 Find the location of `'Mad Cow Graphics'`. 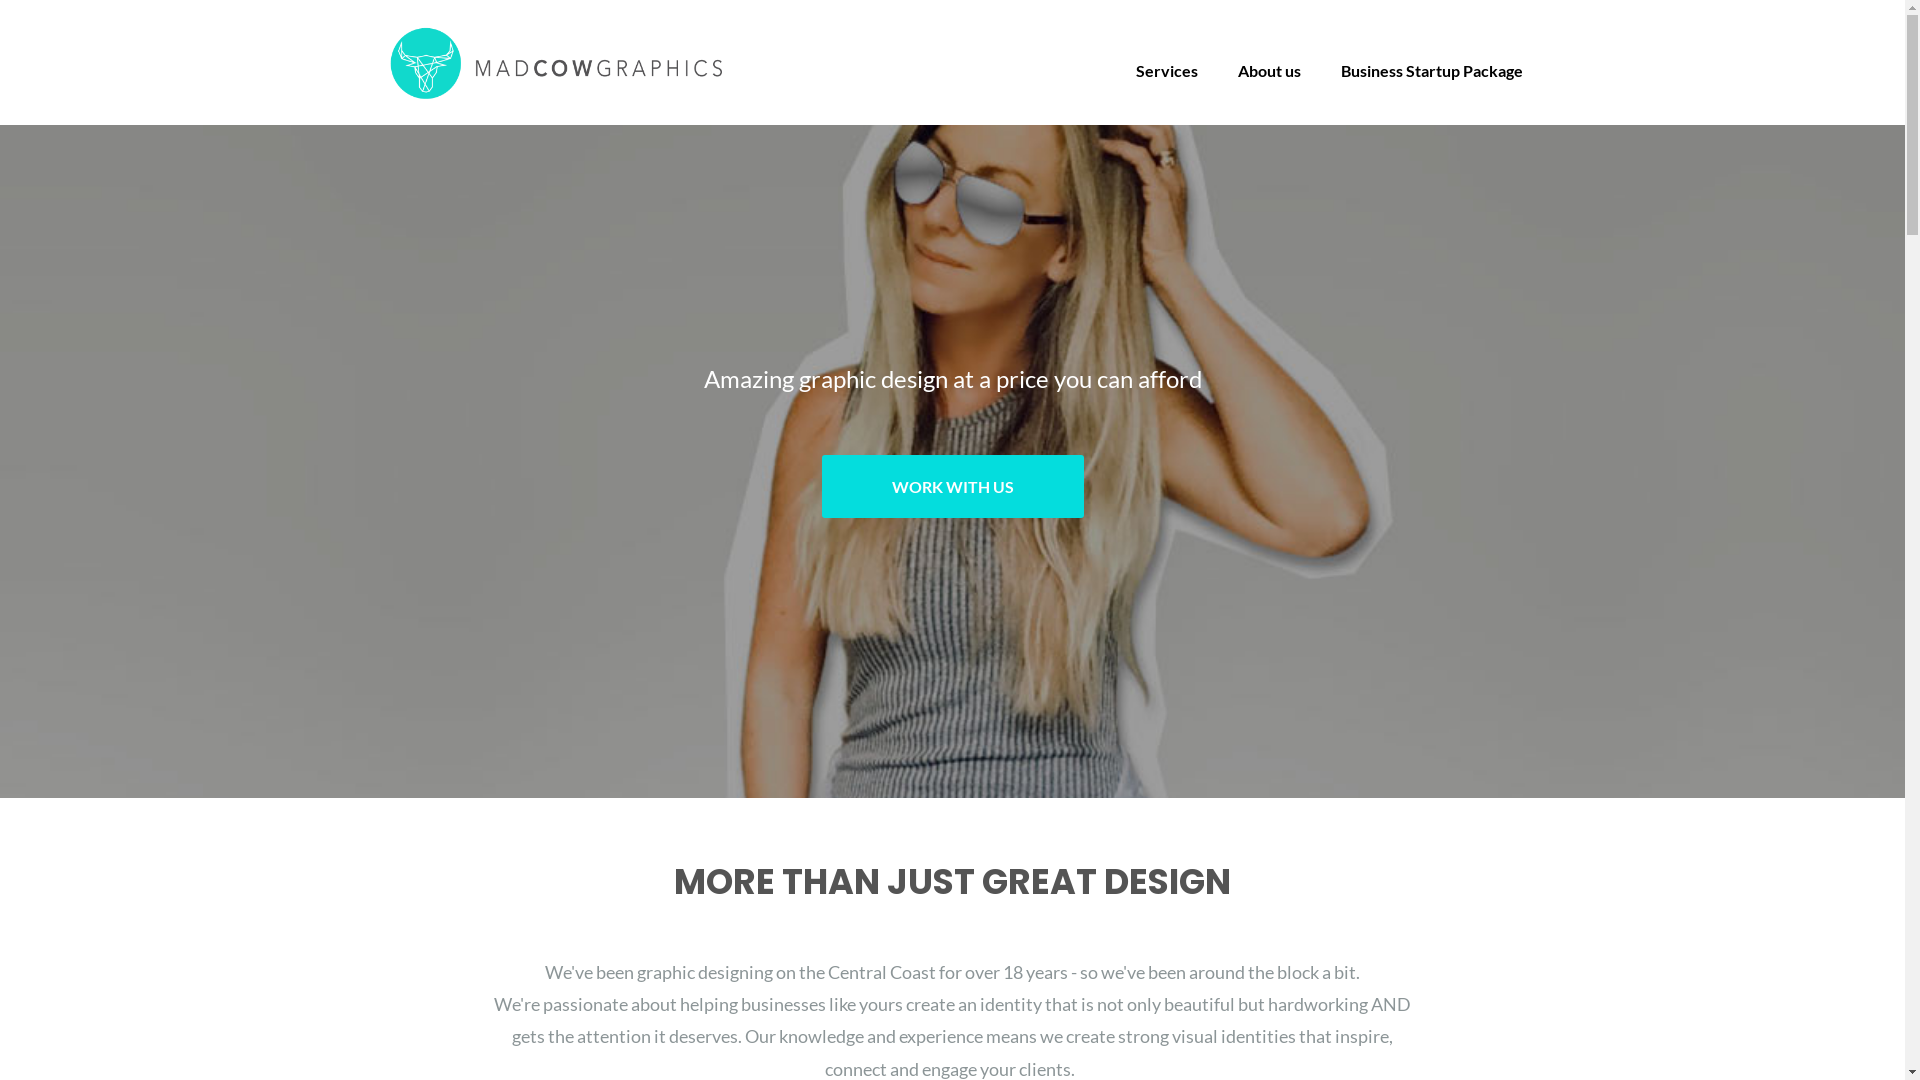

'Mad Cow Graphics' is located at coordinates (556, 58).